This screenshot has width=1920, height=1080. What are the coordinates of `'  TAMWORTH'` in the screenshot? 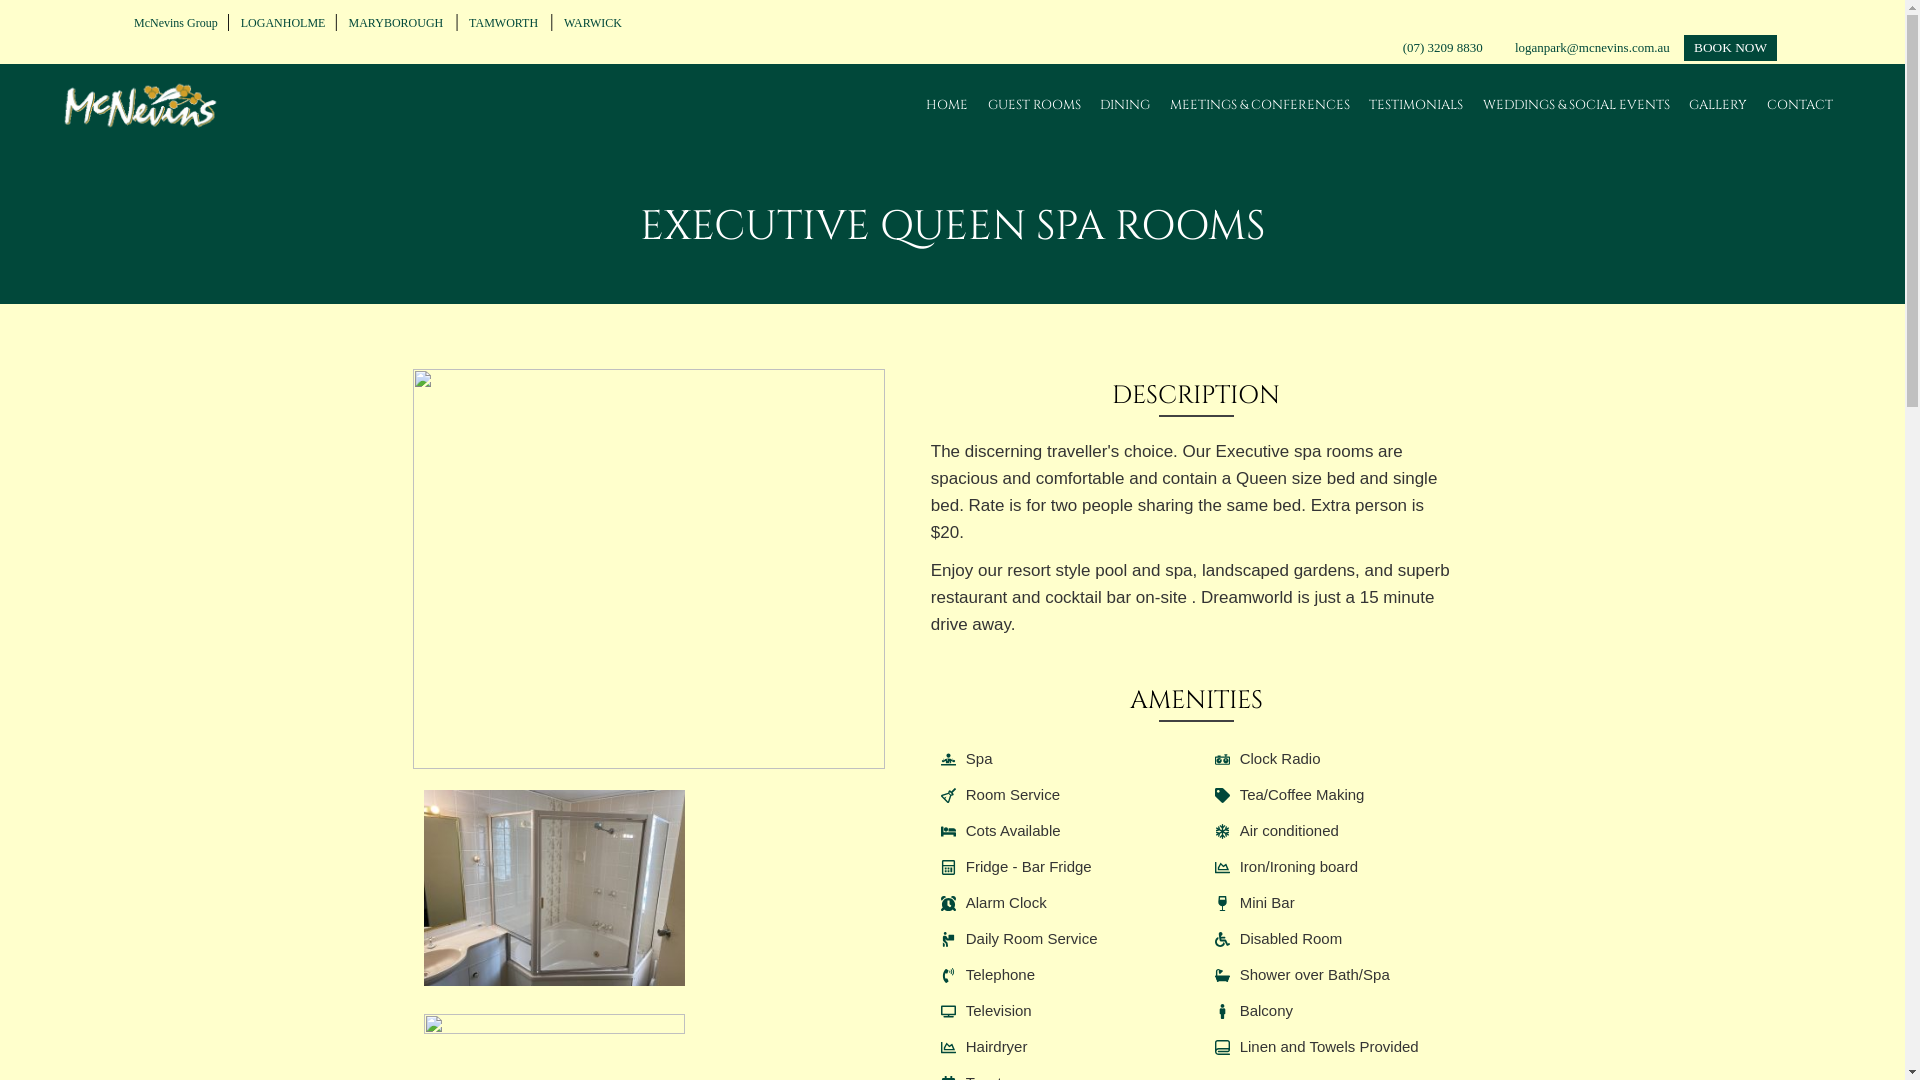 It's located at (502, 23).